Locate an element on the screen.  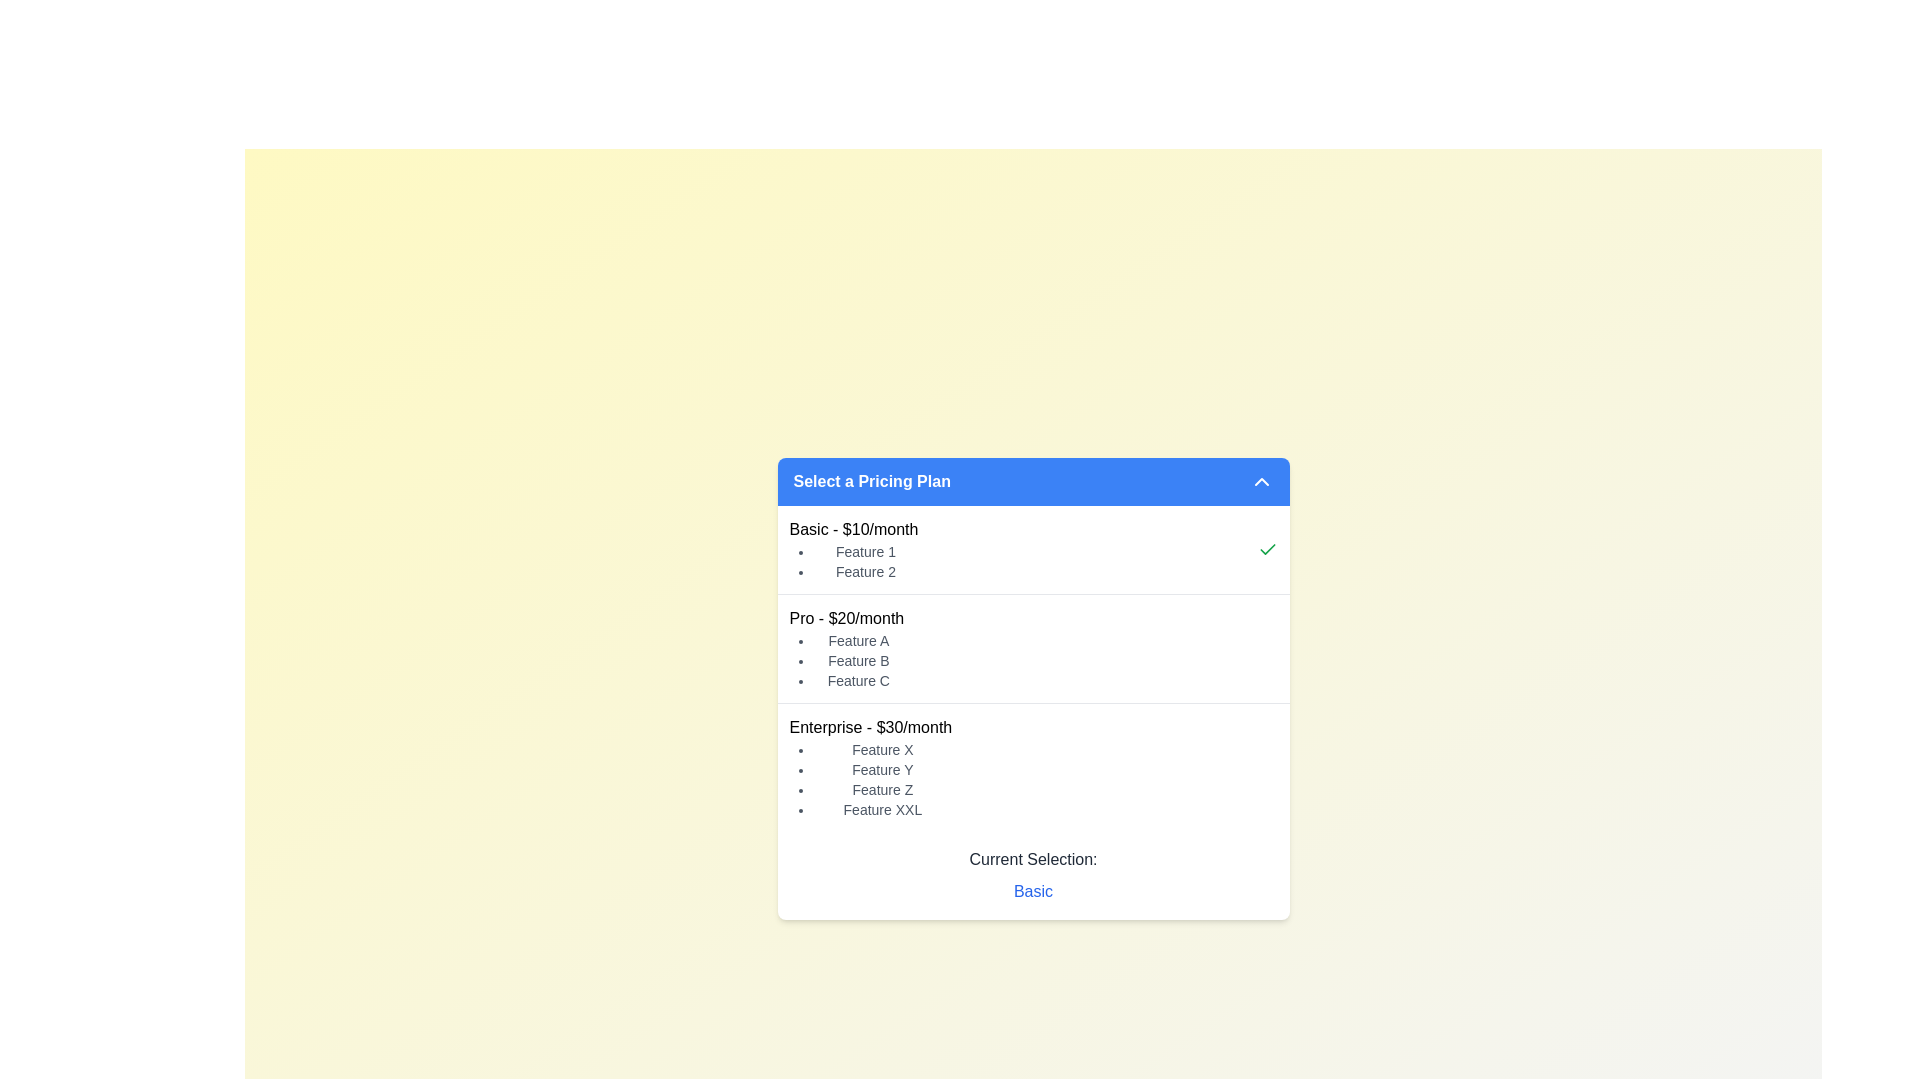
the static text that describes a feature of the 'Basic - $10/month' pricing plan, which is the second item in a bulleted list under this section is located at coordinates (865, 571).